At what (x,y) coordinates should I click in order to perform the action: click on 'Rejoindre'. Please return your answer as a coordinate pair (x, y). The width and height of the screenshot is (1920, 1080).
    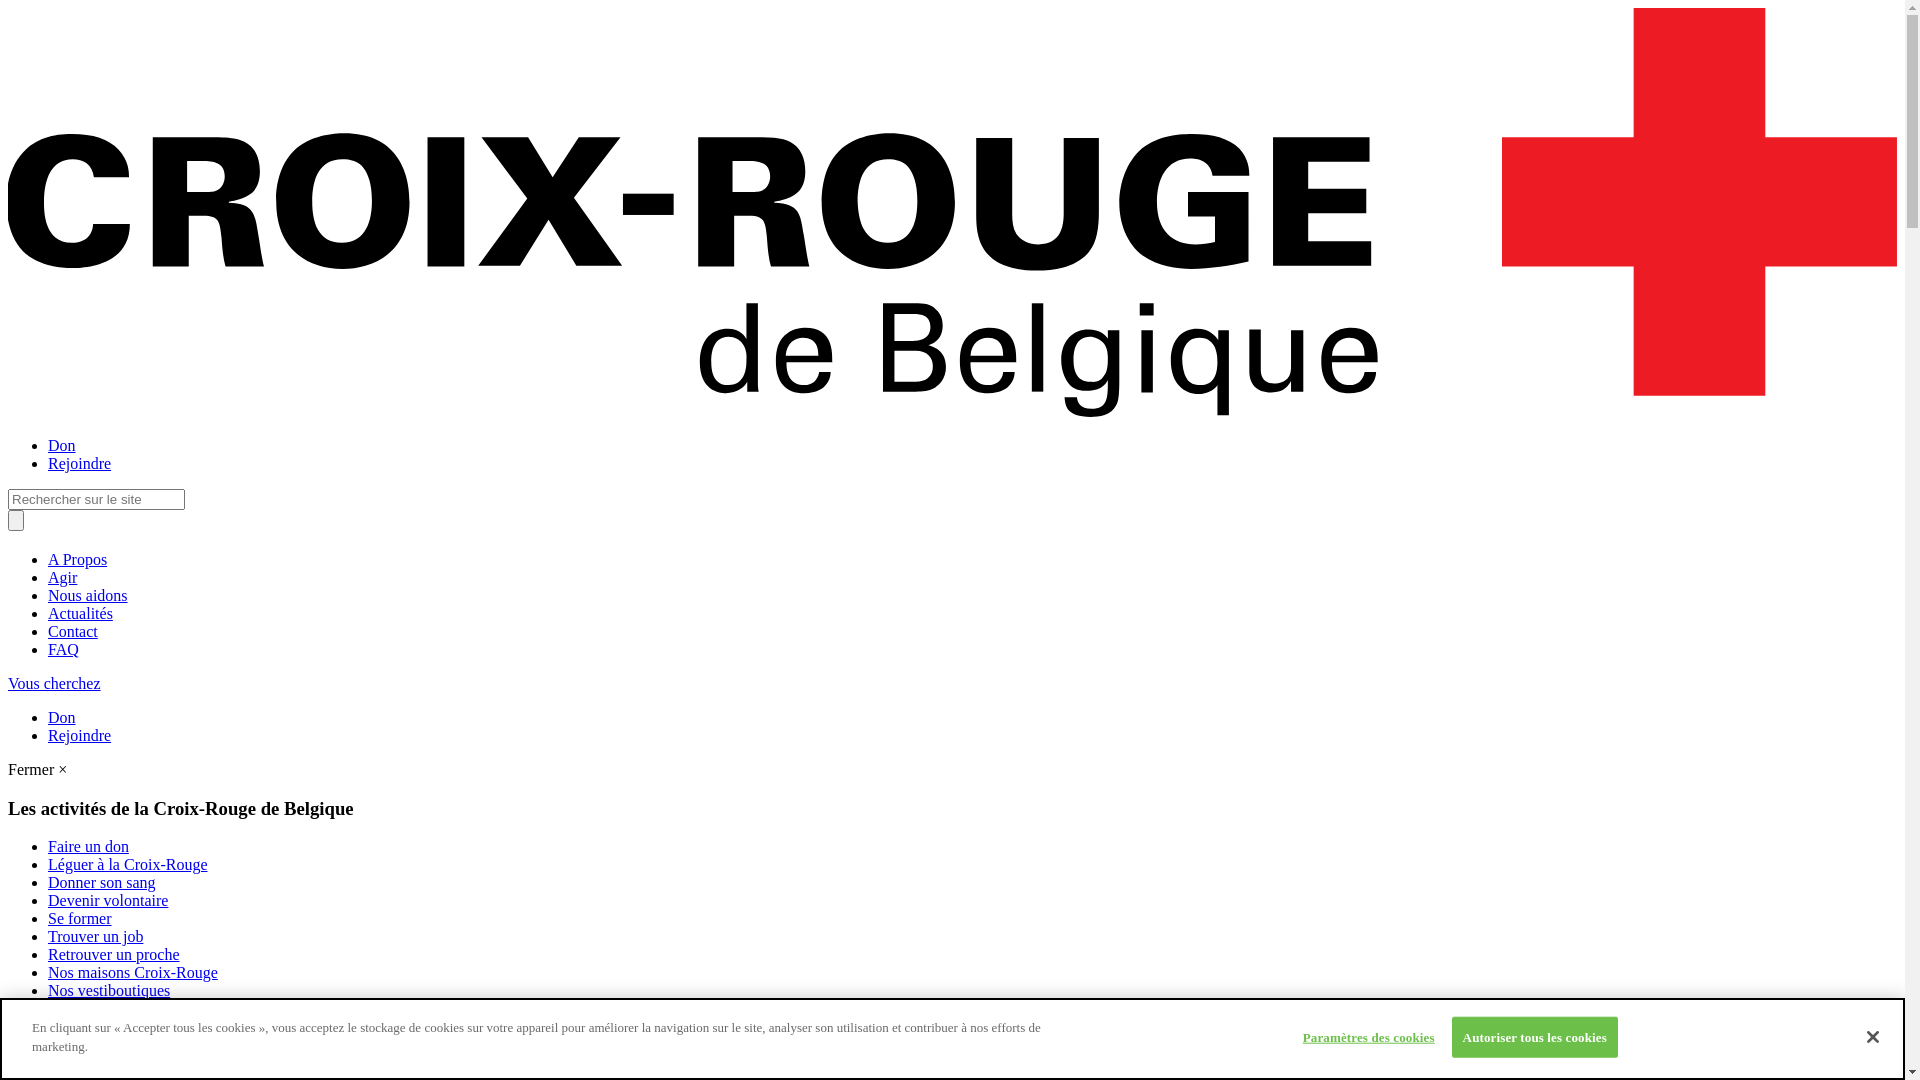
    Looking at the image, I should click on (79, 735).